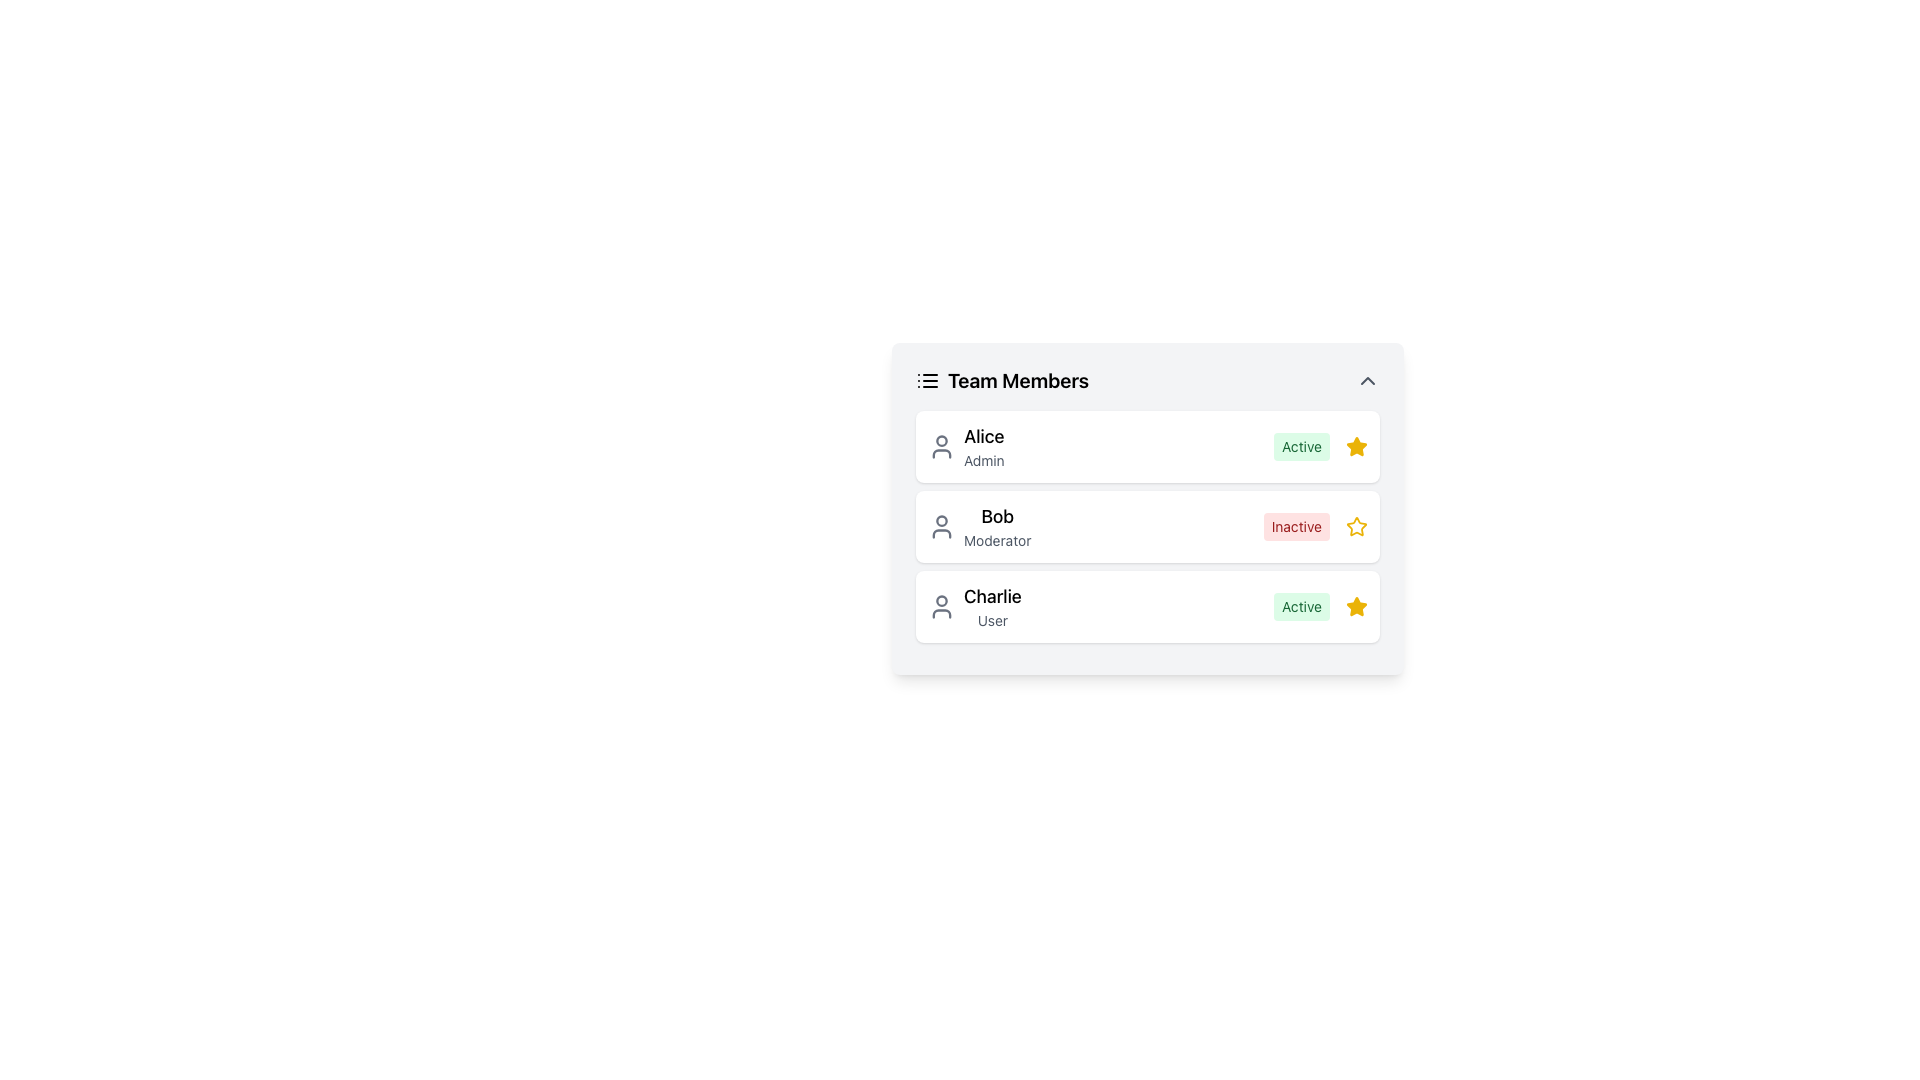  What do you see at coordinates (1002, 381) in the screenshot?
I see `the 'Team Members' heading with an icon` at bounding box center [1002, 381].